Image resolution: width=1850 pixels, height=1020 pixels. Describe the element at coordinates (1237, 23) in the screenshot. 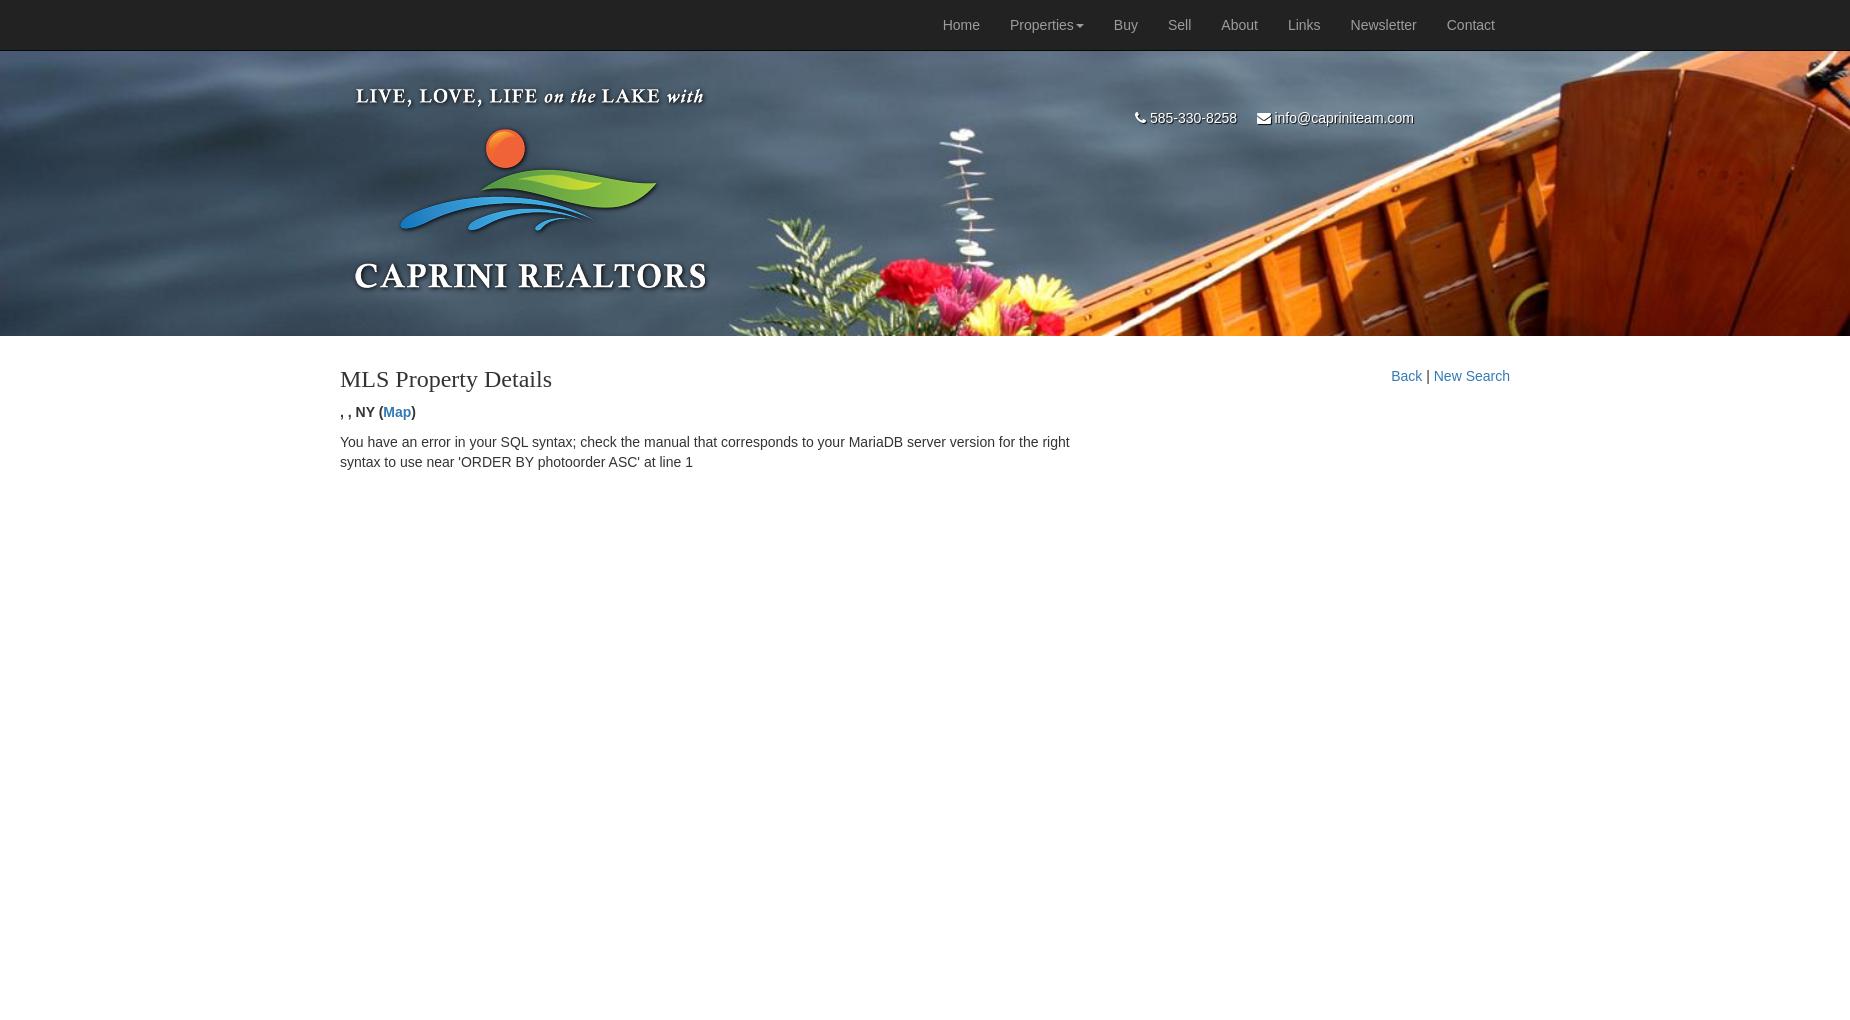

I see `'About'` at that location.